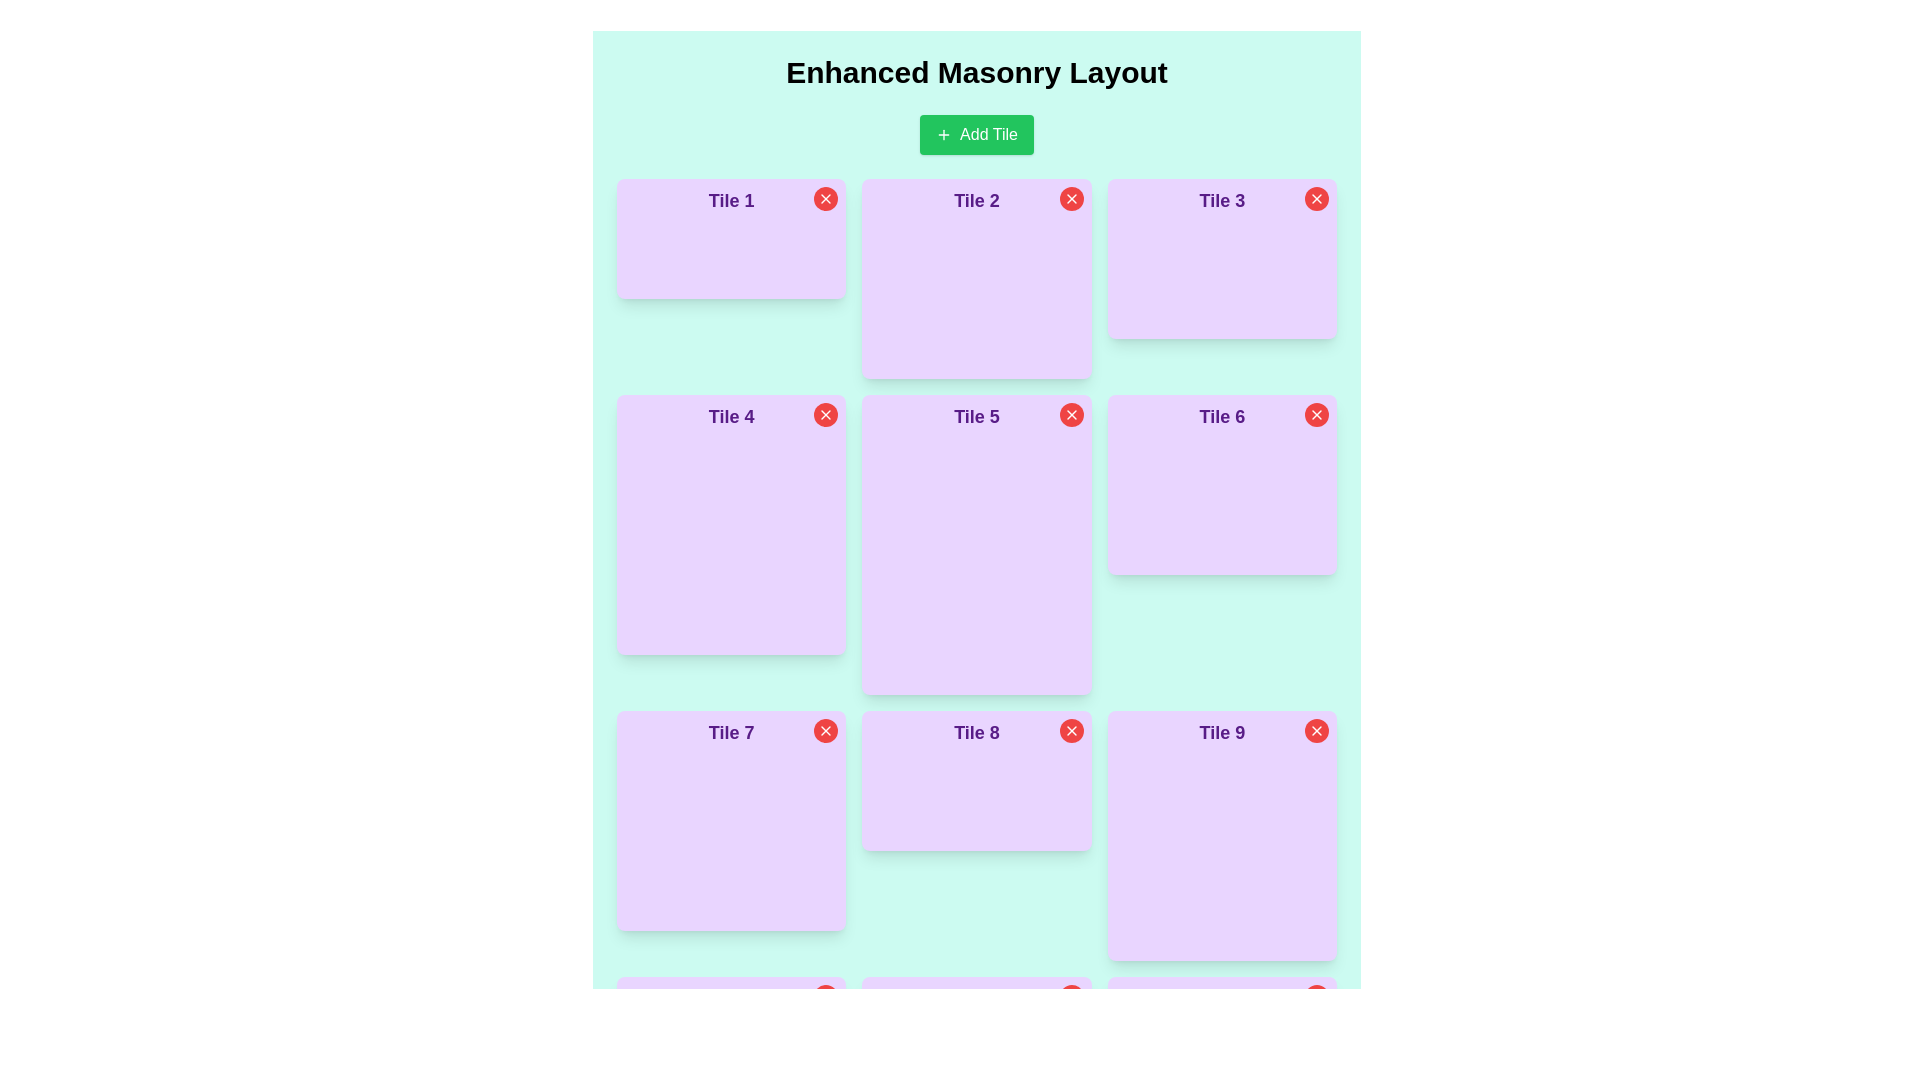 The height and width of the screenshot is (1080, 1920). I want to click on the delete button located in the top-right corner of 'Tile 3', so click(1316, 199).